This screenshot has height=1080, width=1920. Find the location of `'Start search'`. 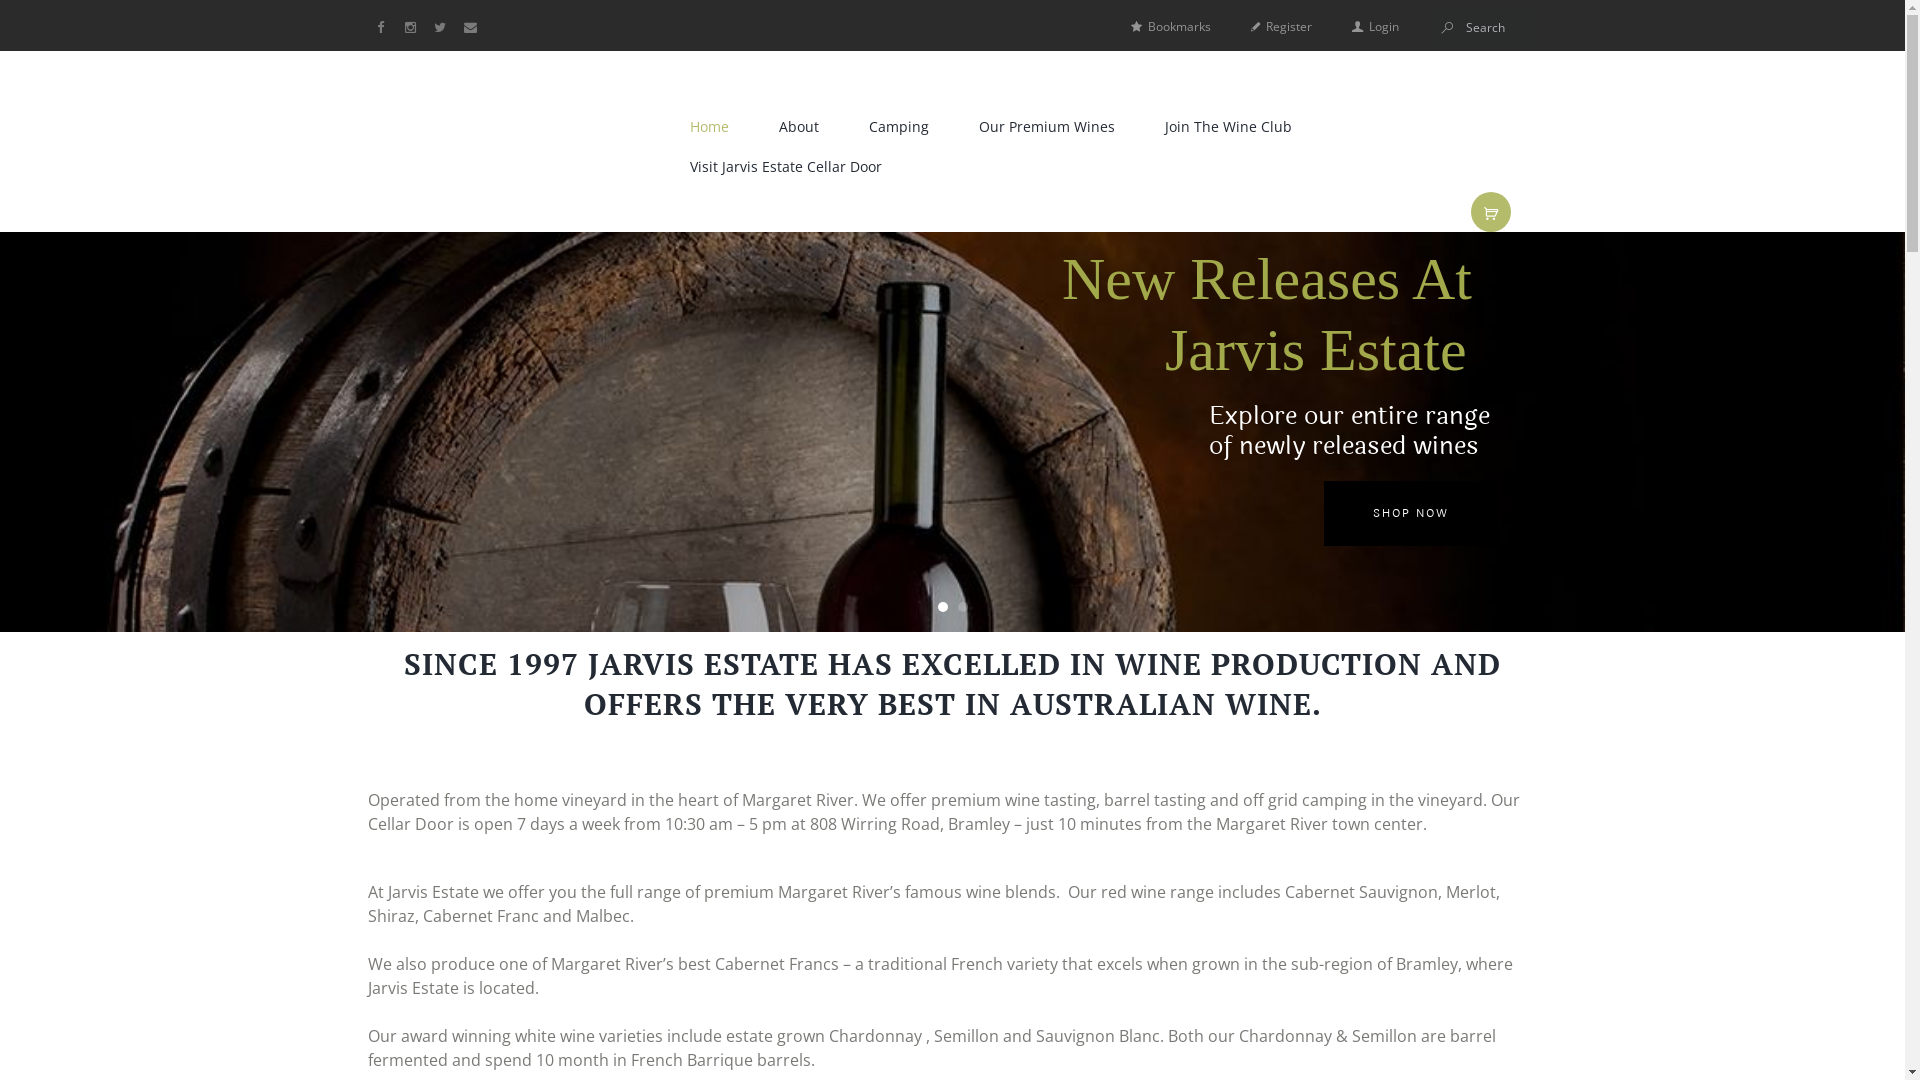

'Start search' is located at coordinates (1429, 27).